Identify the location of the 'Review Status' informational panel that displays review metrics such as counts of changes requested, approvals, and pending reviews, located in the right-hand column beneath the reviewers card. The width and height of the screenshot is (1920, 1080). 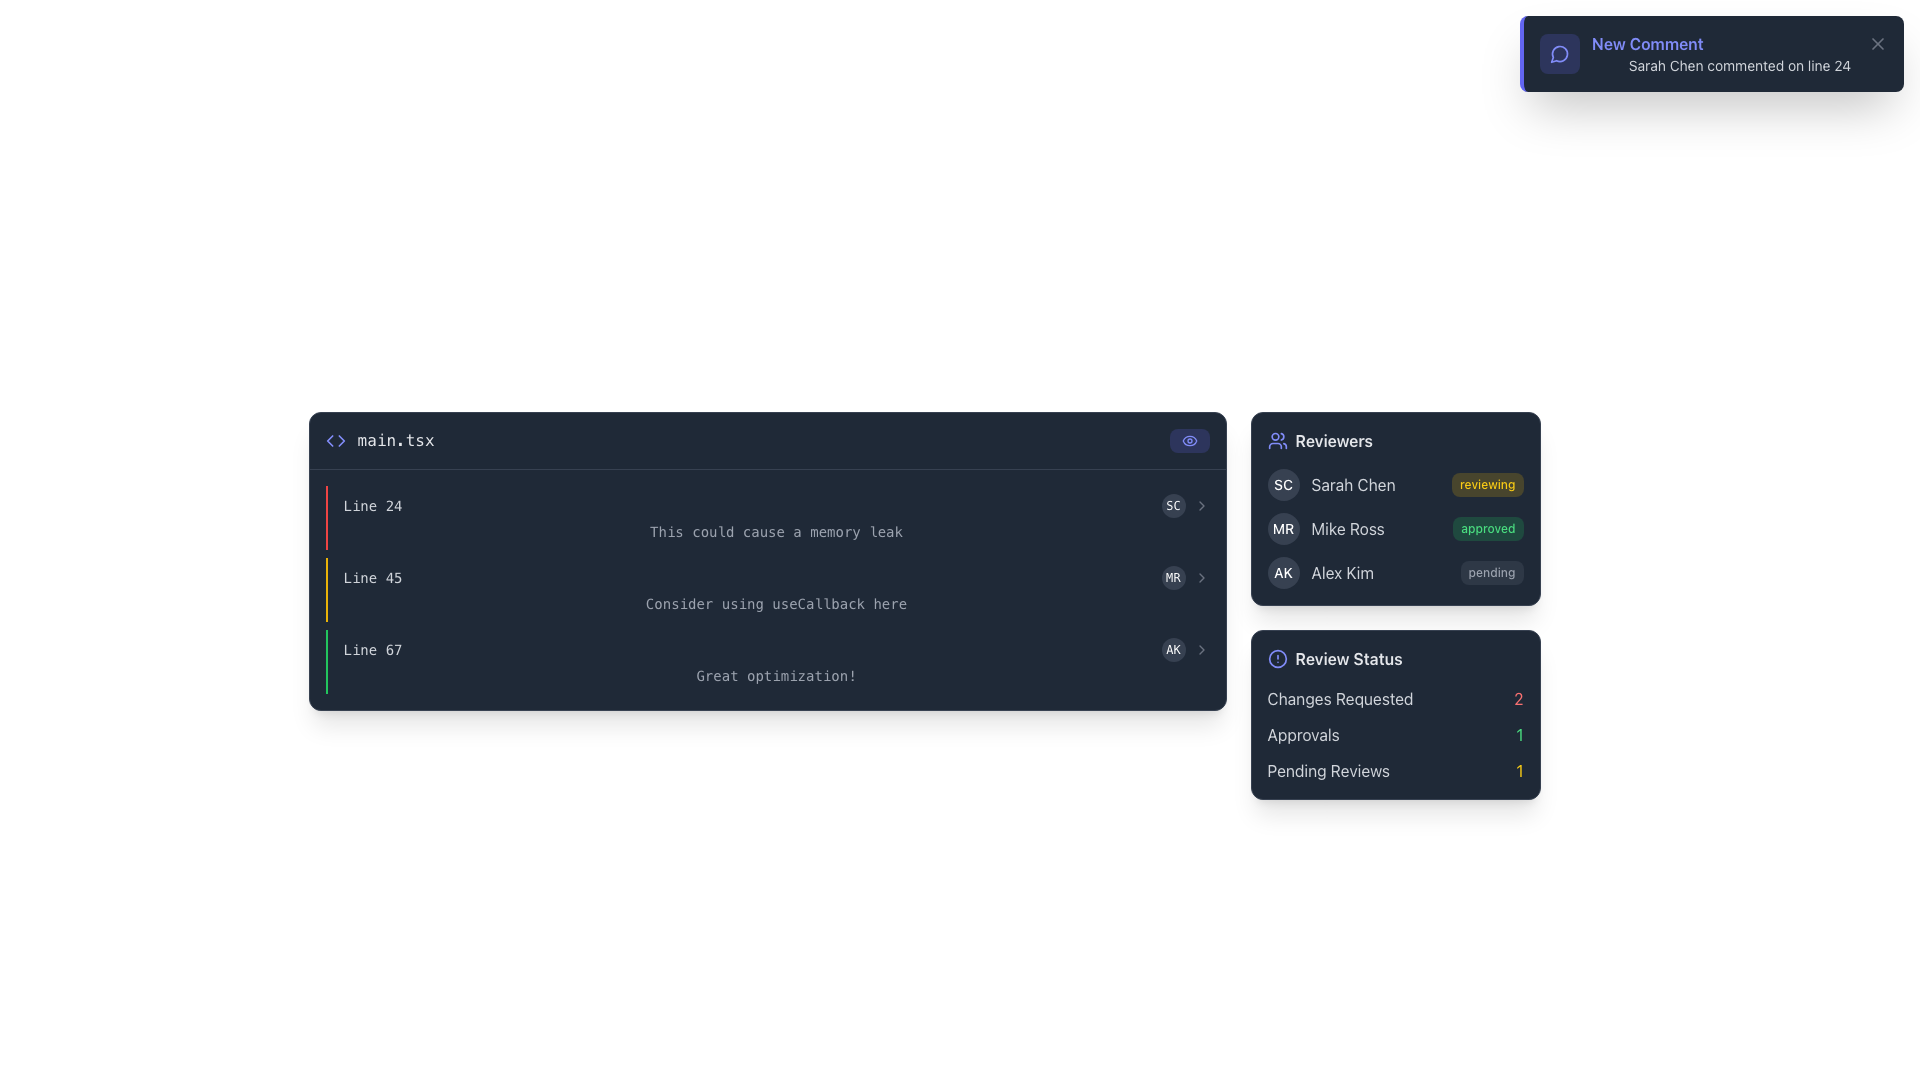
(1394, 713).